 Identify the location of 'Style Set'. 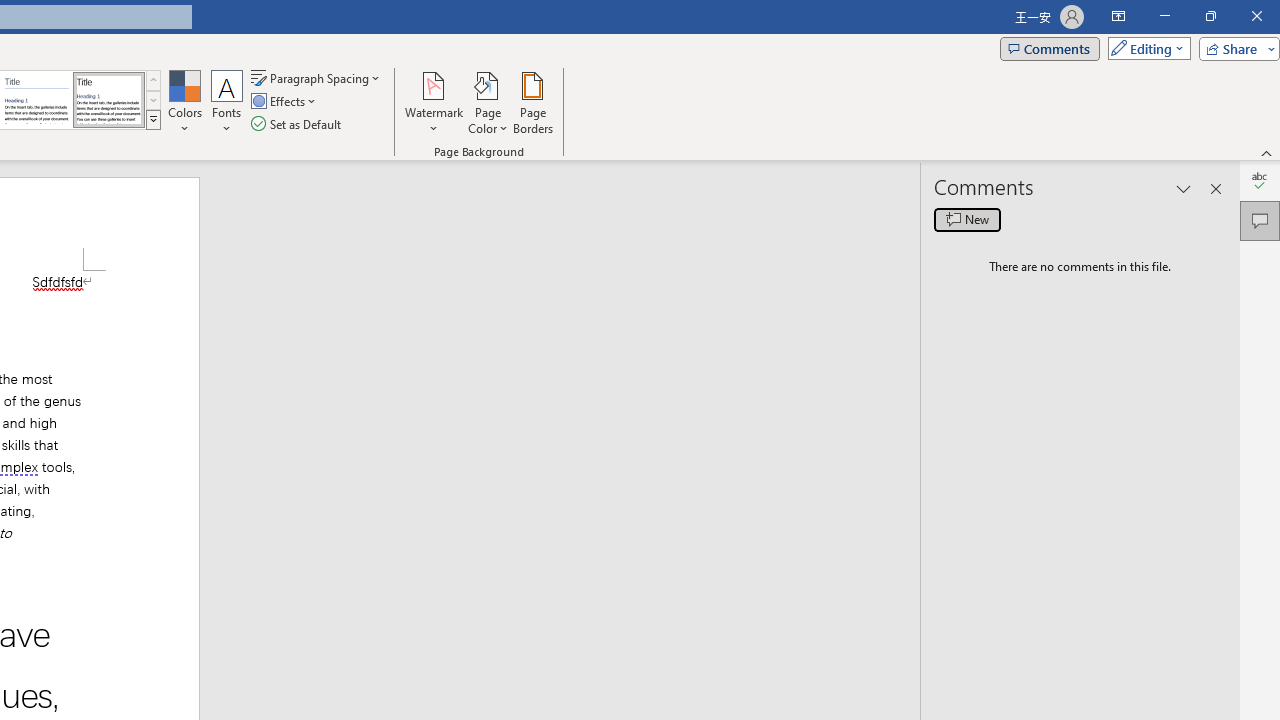
(152, 120).